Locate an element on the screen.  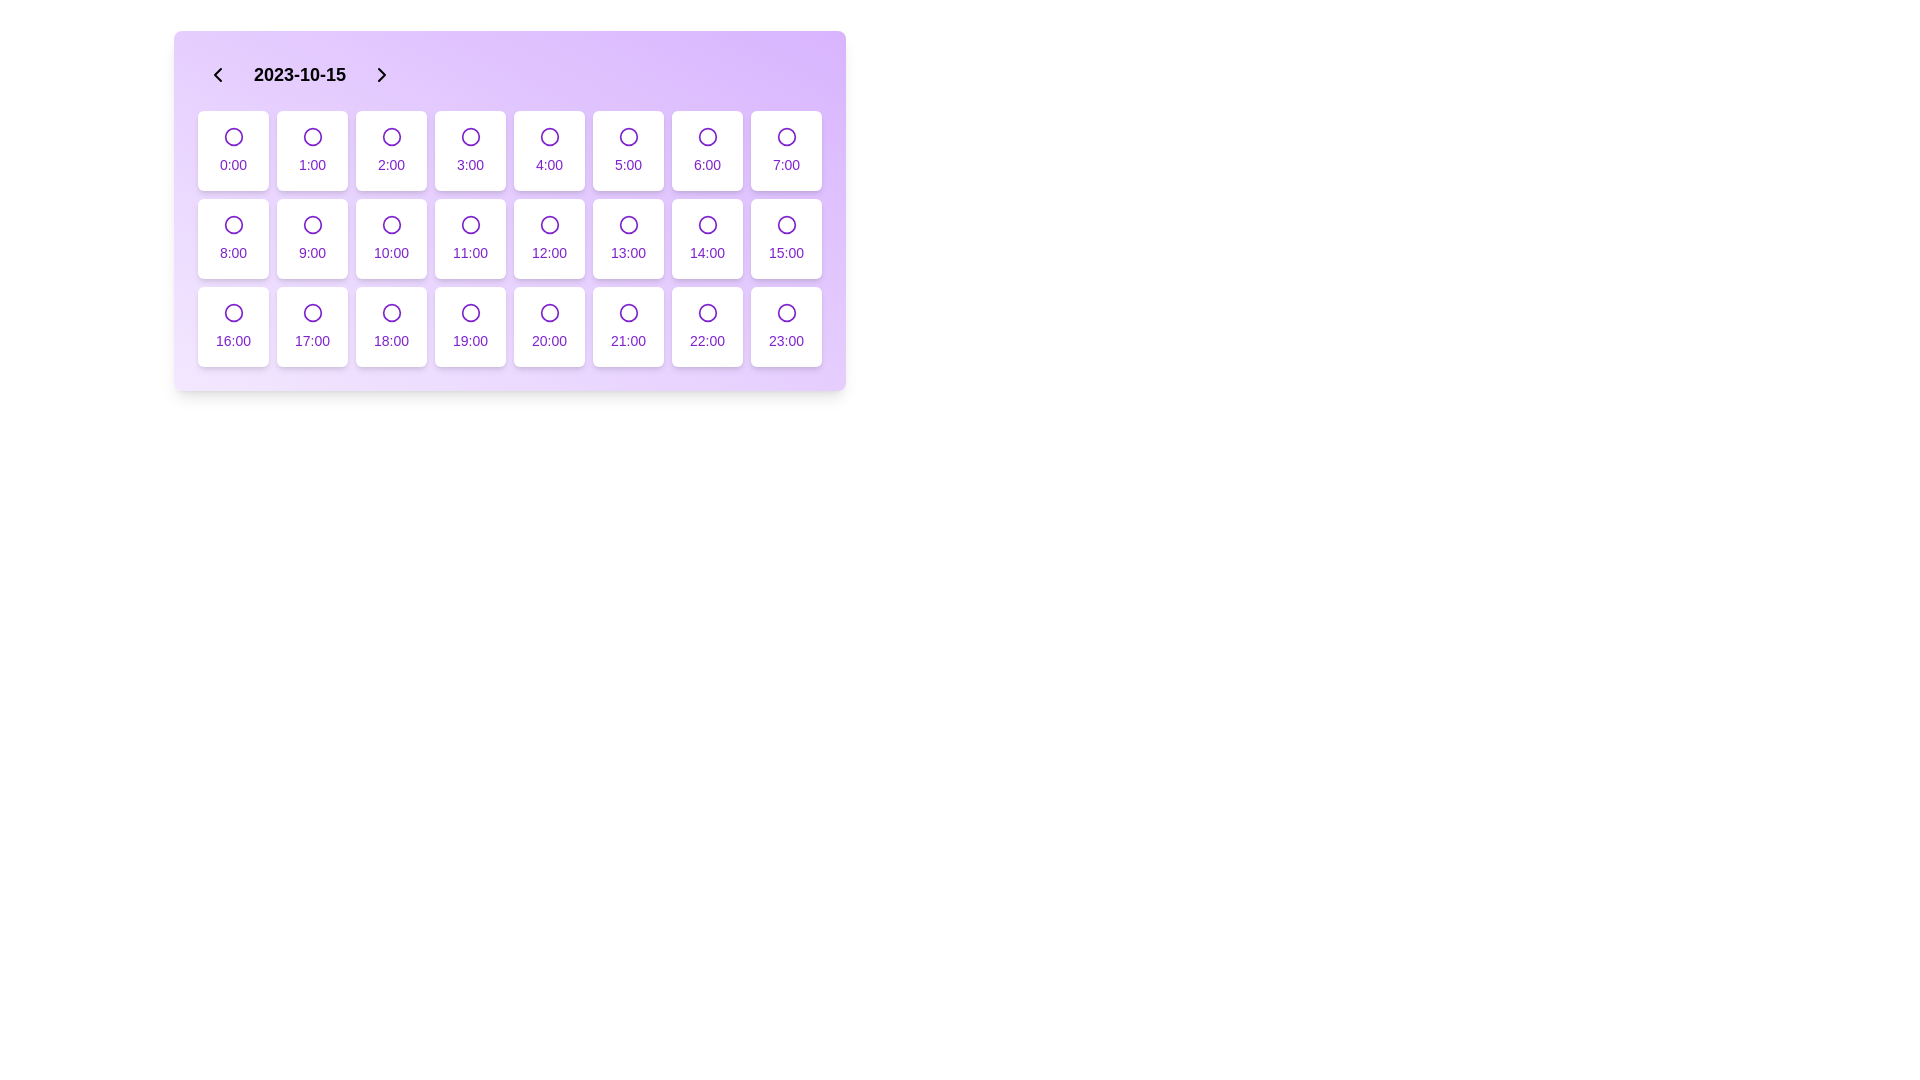
the time selector button for '13:00' located in the middle row, sixth column of the grid is located at coordinates (627, 238).